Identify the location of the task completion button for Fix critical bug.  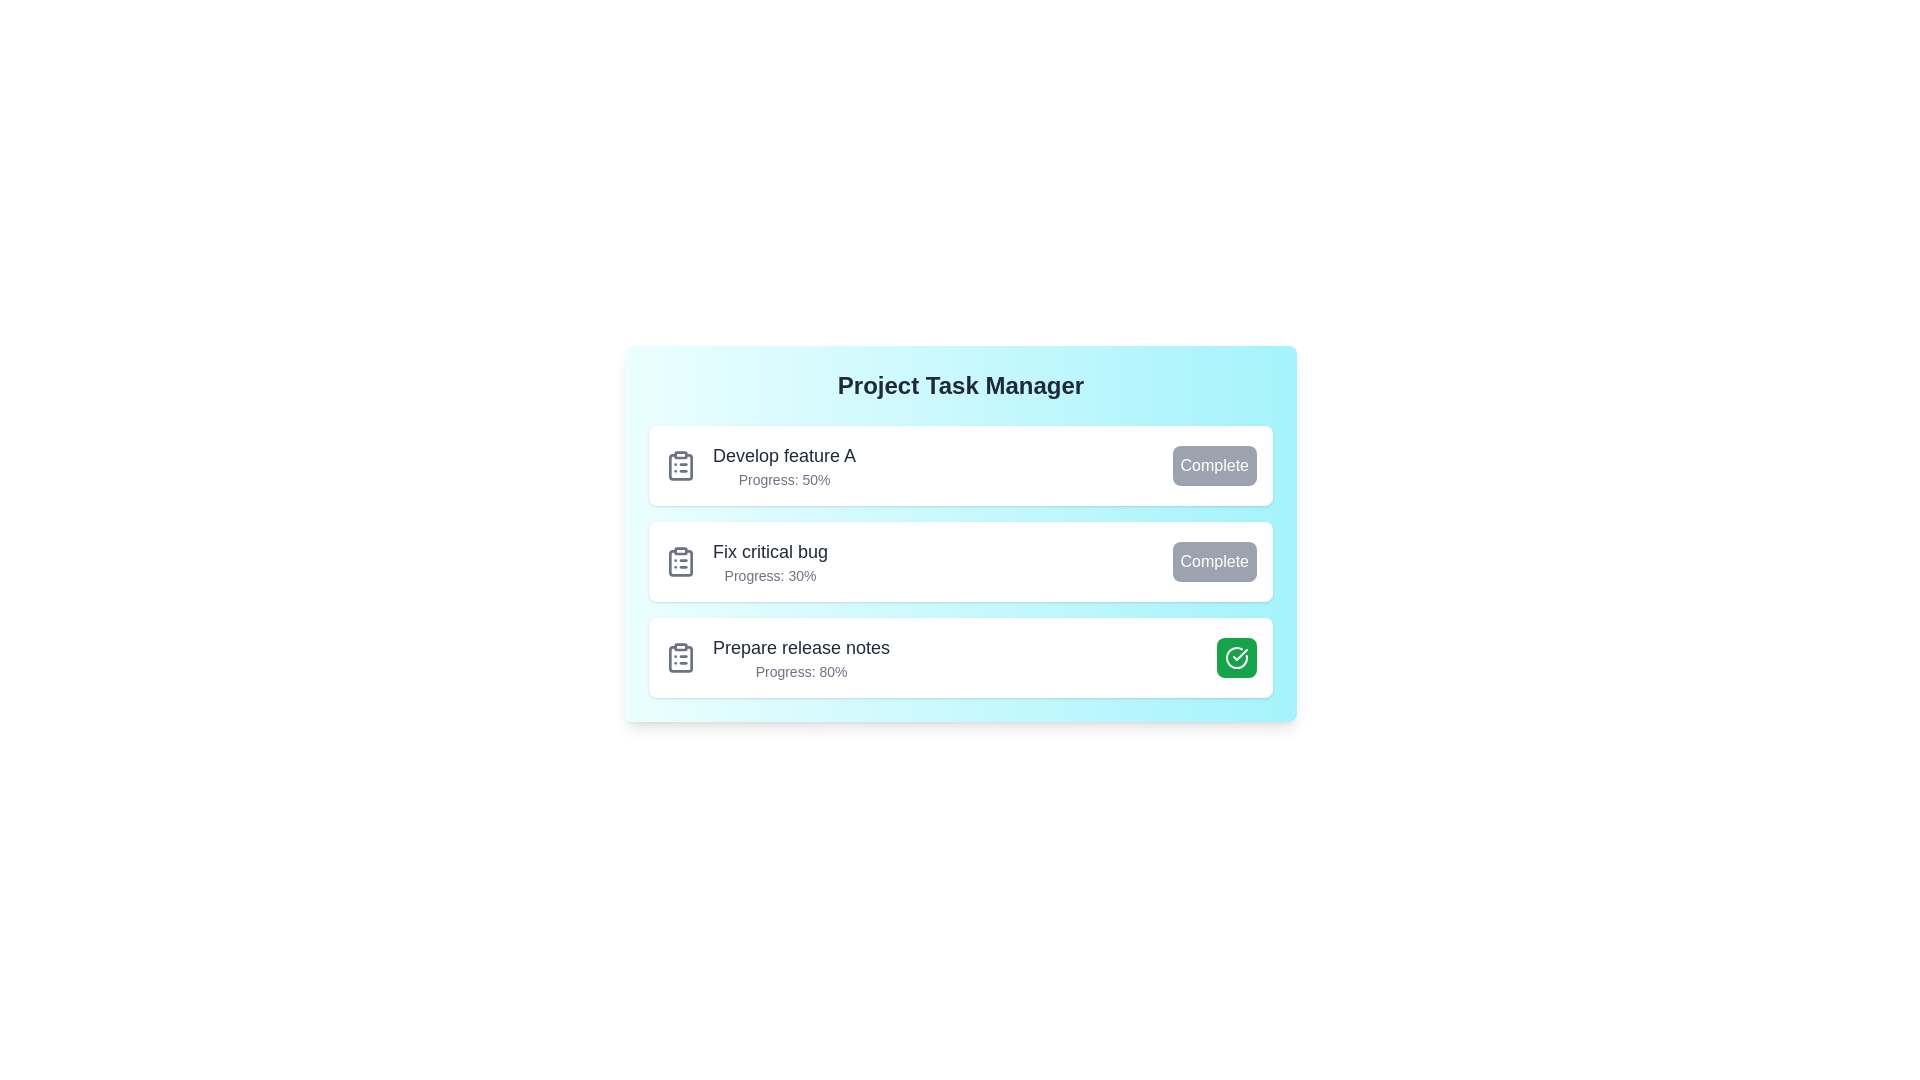
(1213, 562).